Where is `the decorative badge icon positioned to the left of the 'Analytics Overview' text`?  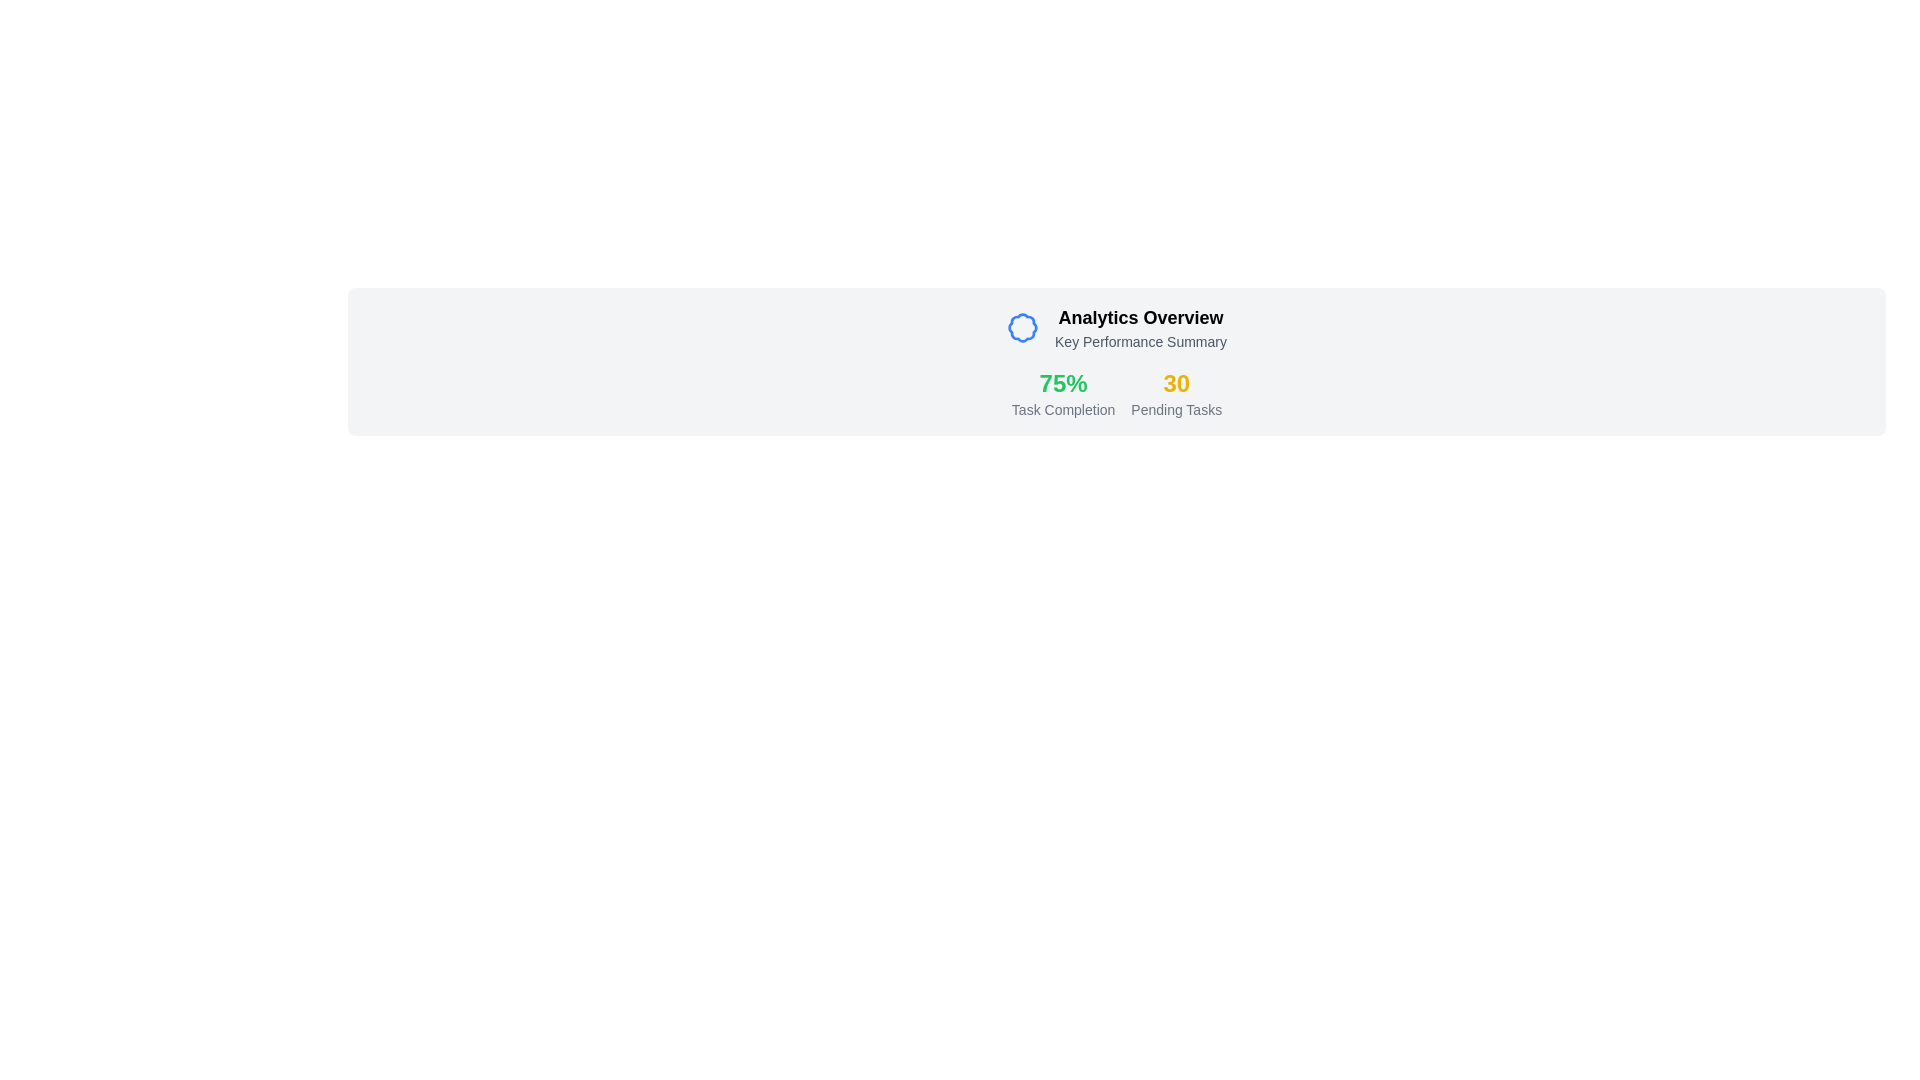
the decorative badge icon positioned to the left of the 'Analytics Overview' text is located at coordinates (1022, 326).